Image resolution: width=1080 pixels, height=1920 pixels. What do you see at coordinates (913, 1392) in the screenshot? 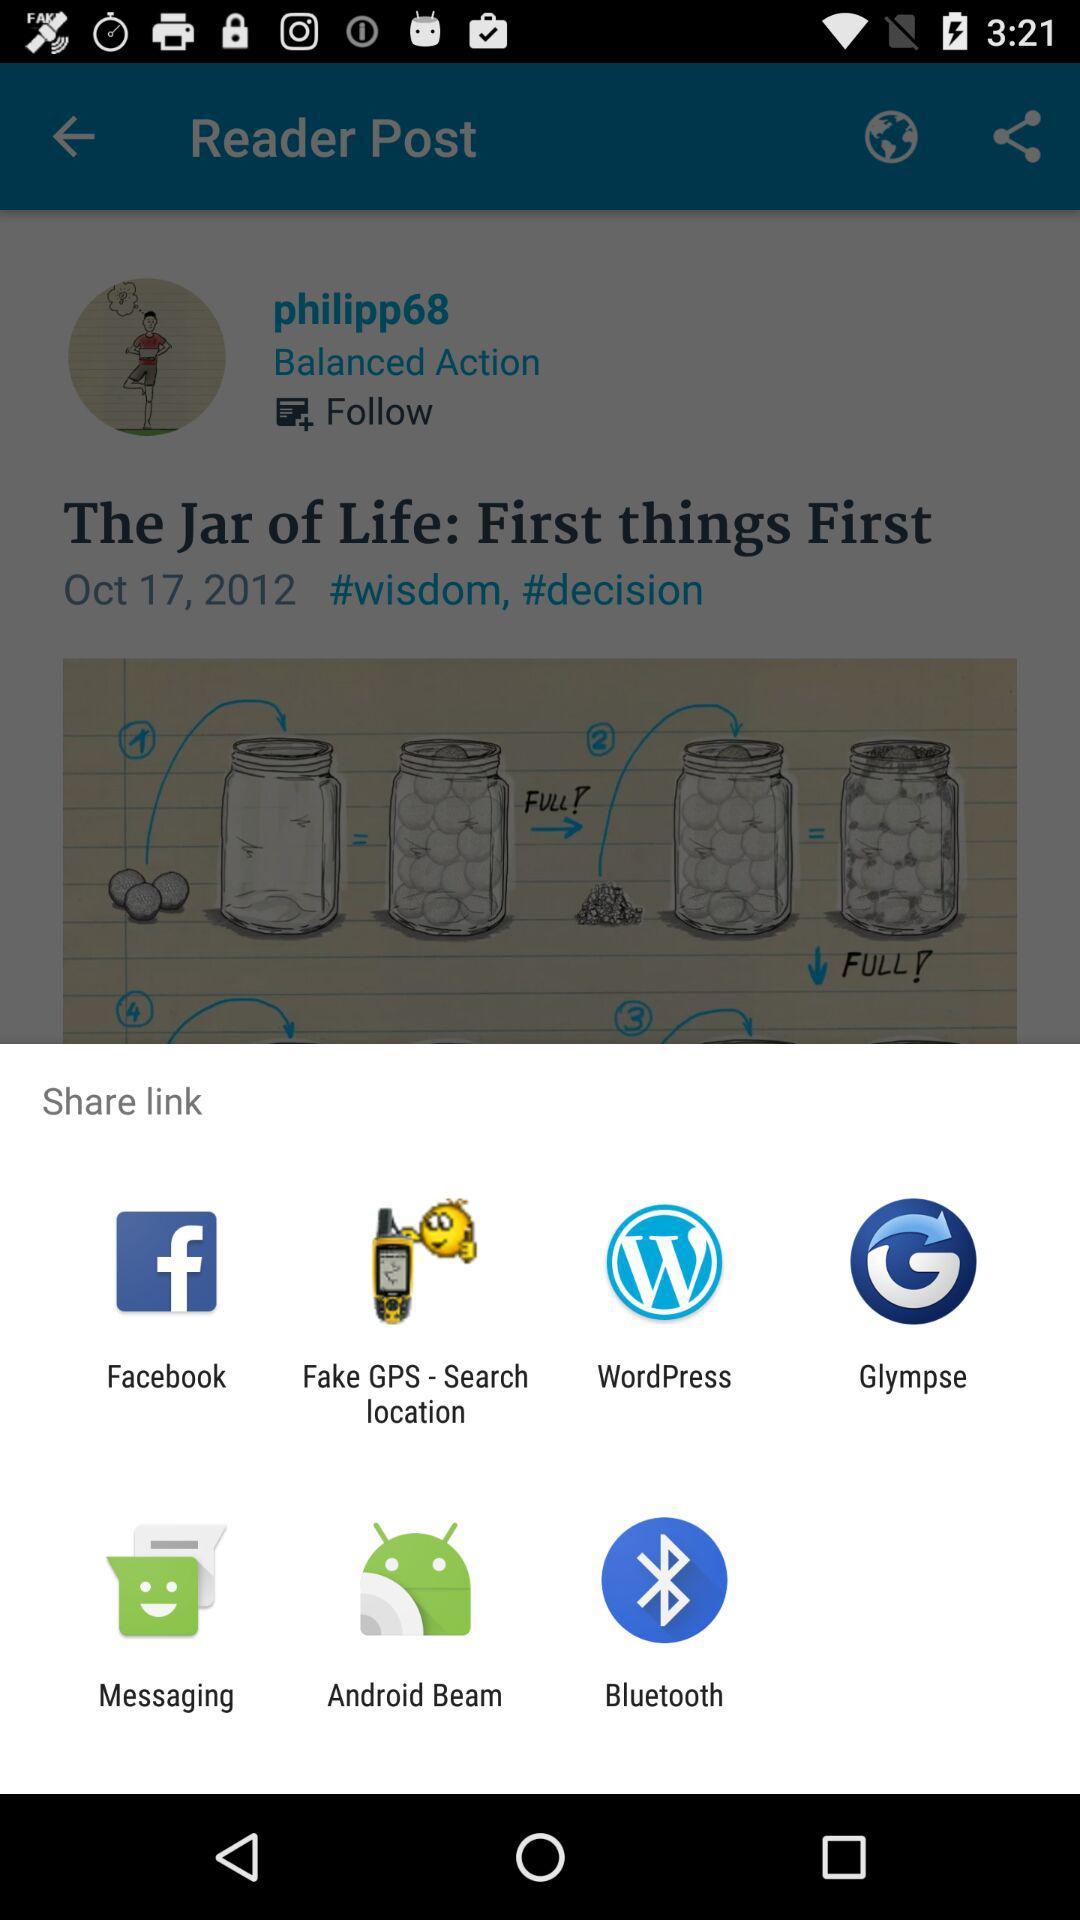
I see `glympse` at bounding box center [913, 1392].